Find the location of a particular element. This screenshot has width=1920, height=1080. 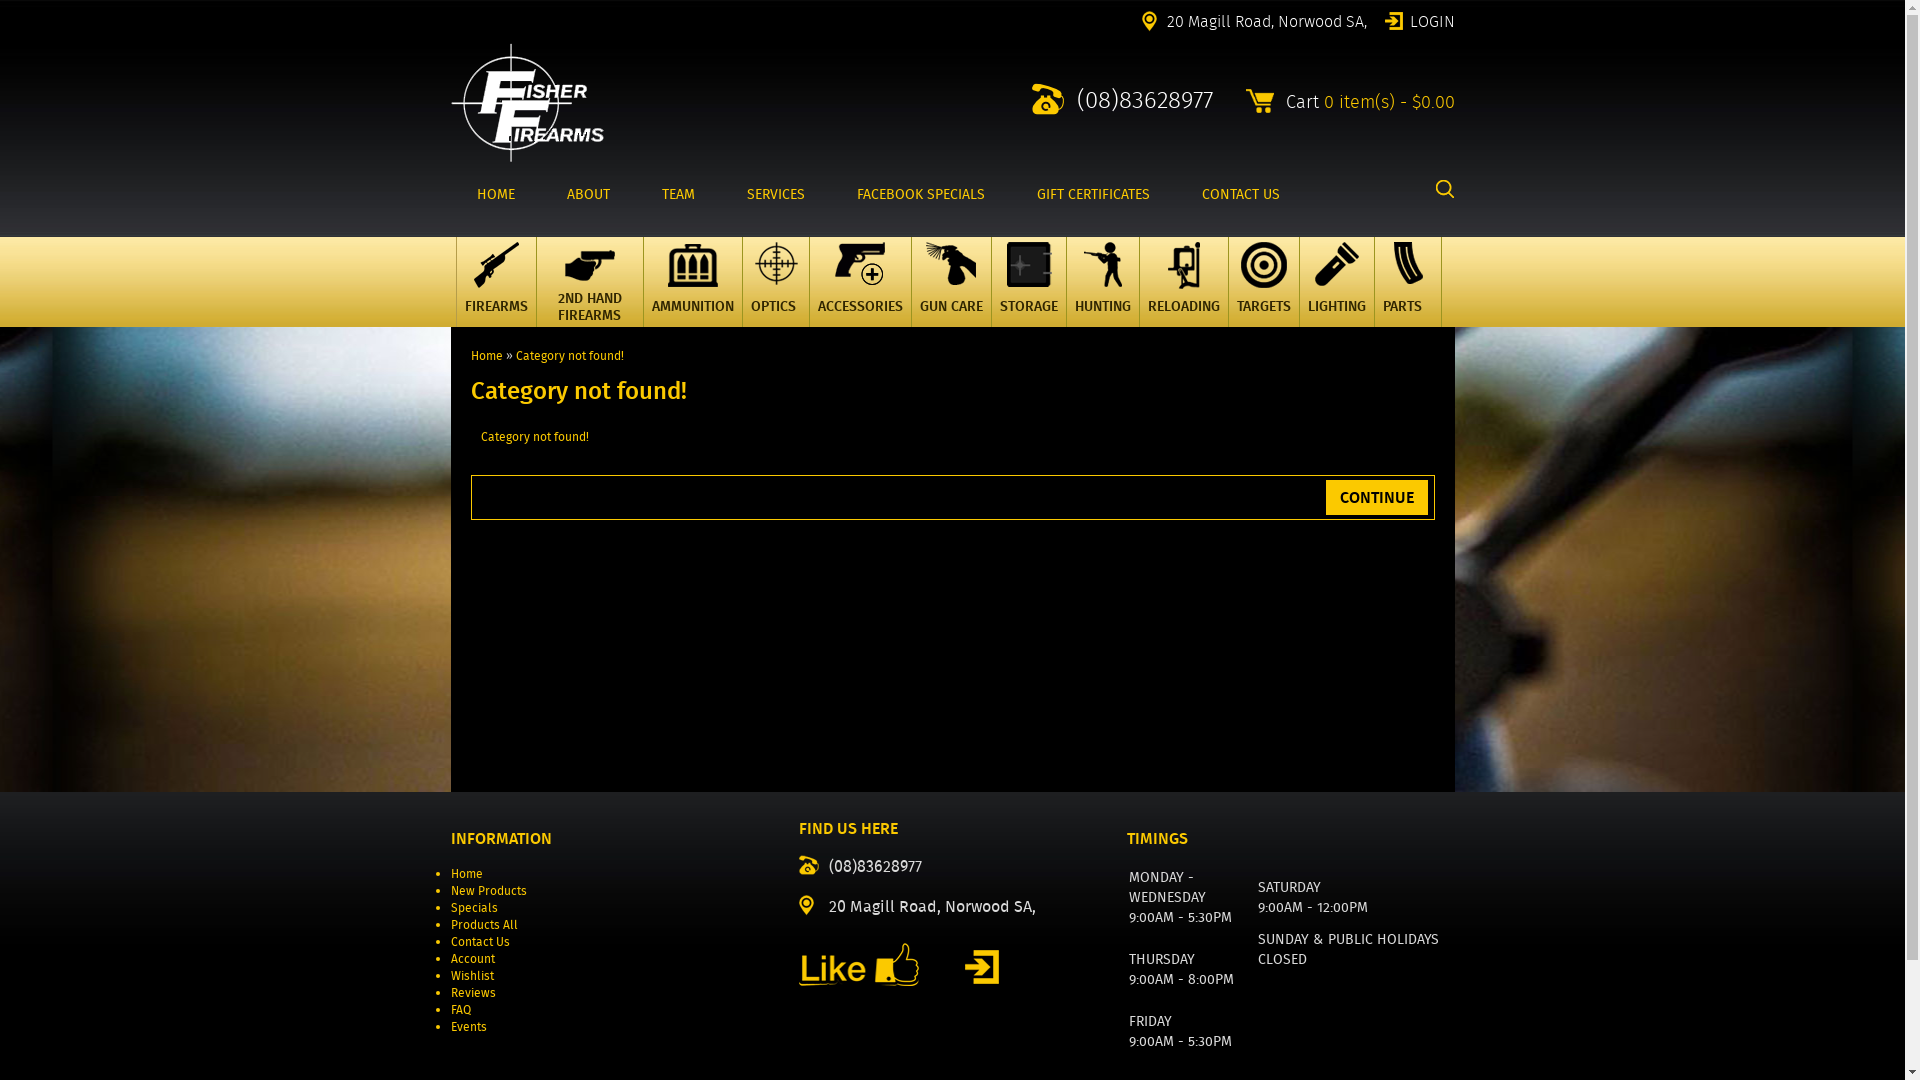

'Wishlist' is located at coordinates (470, 974).